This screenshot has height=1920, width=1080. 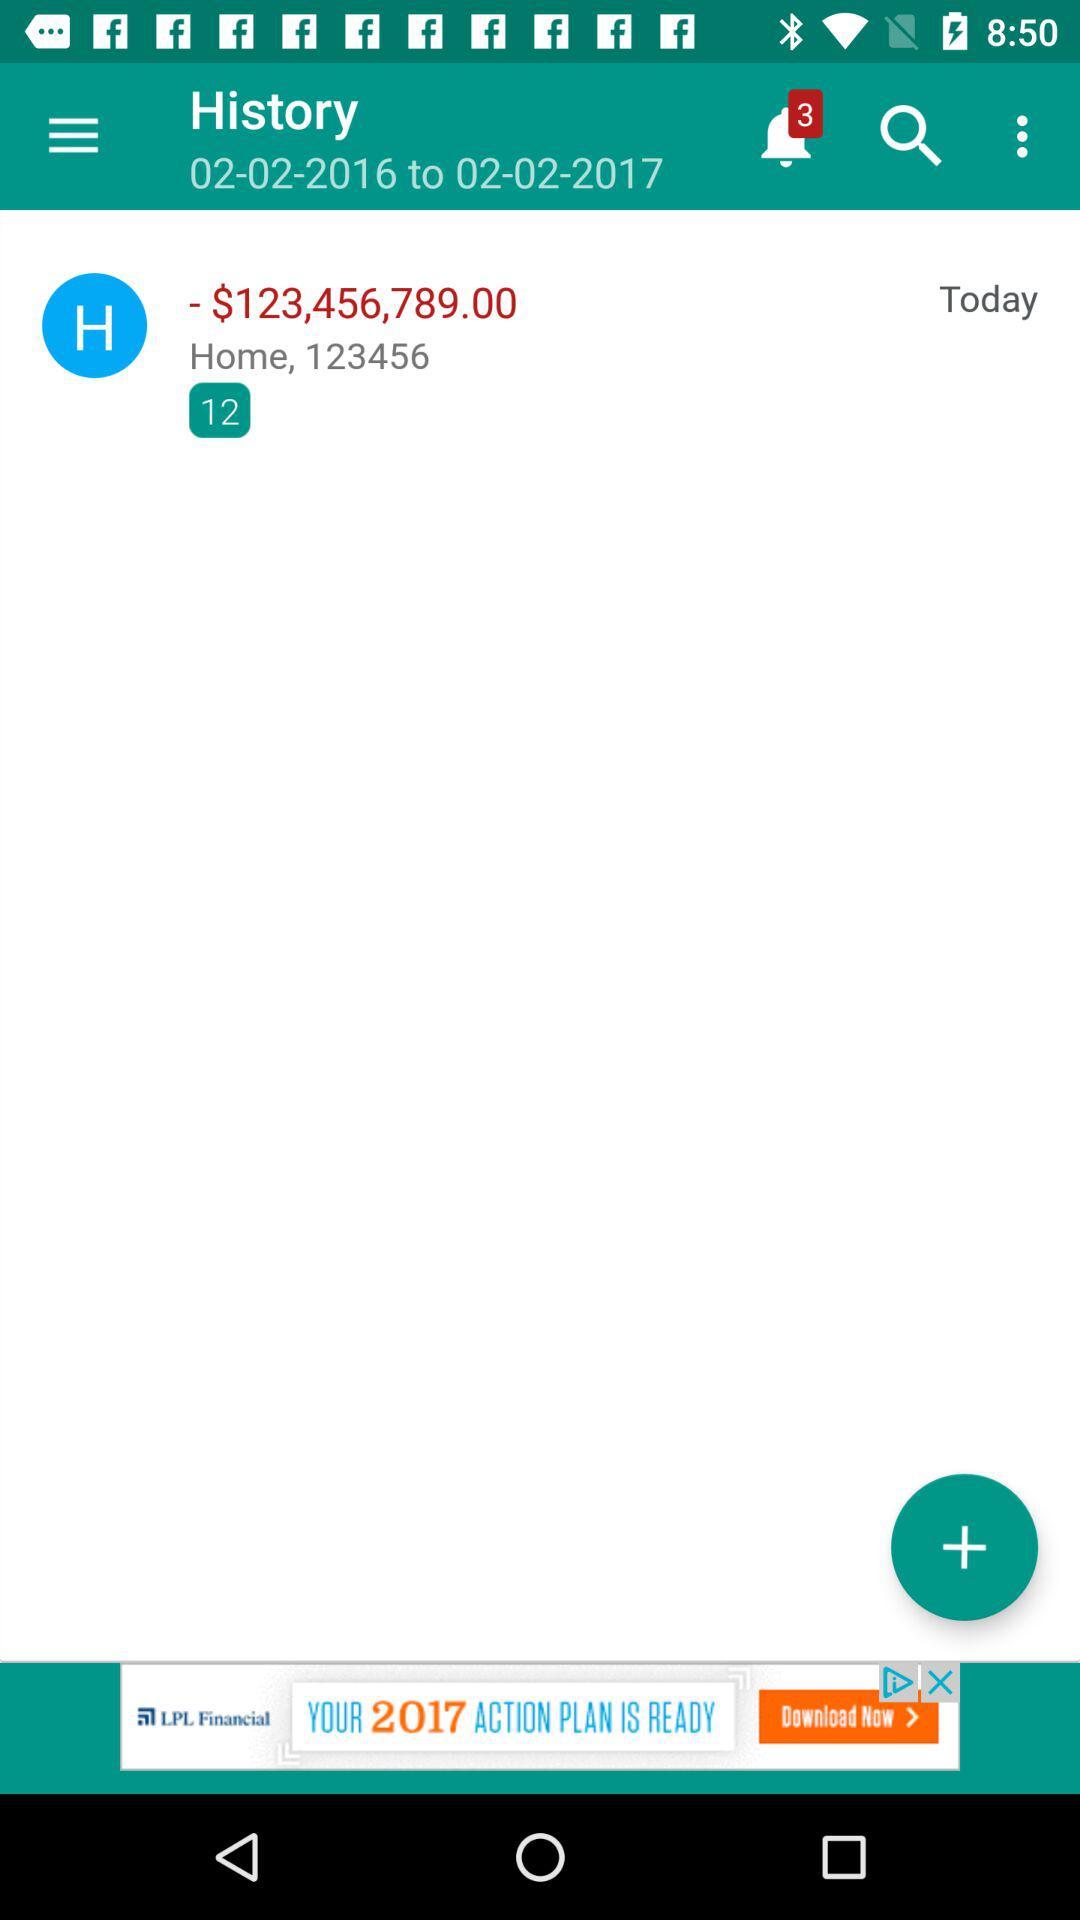 I want to click on more options, so click(x=963, y=1546).